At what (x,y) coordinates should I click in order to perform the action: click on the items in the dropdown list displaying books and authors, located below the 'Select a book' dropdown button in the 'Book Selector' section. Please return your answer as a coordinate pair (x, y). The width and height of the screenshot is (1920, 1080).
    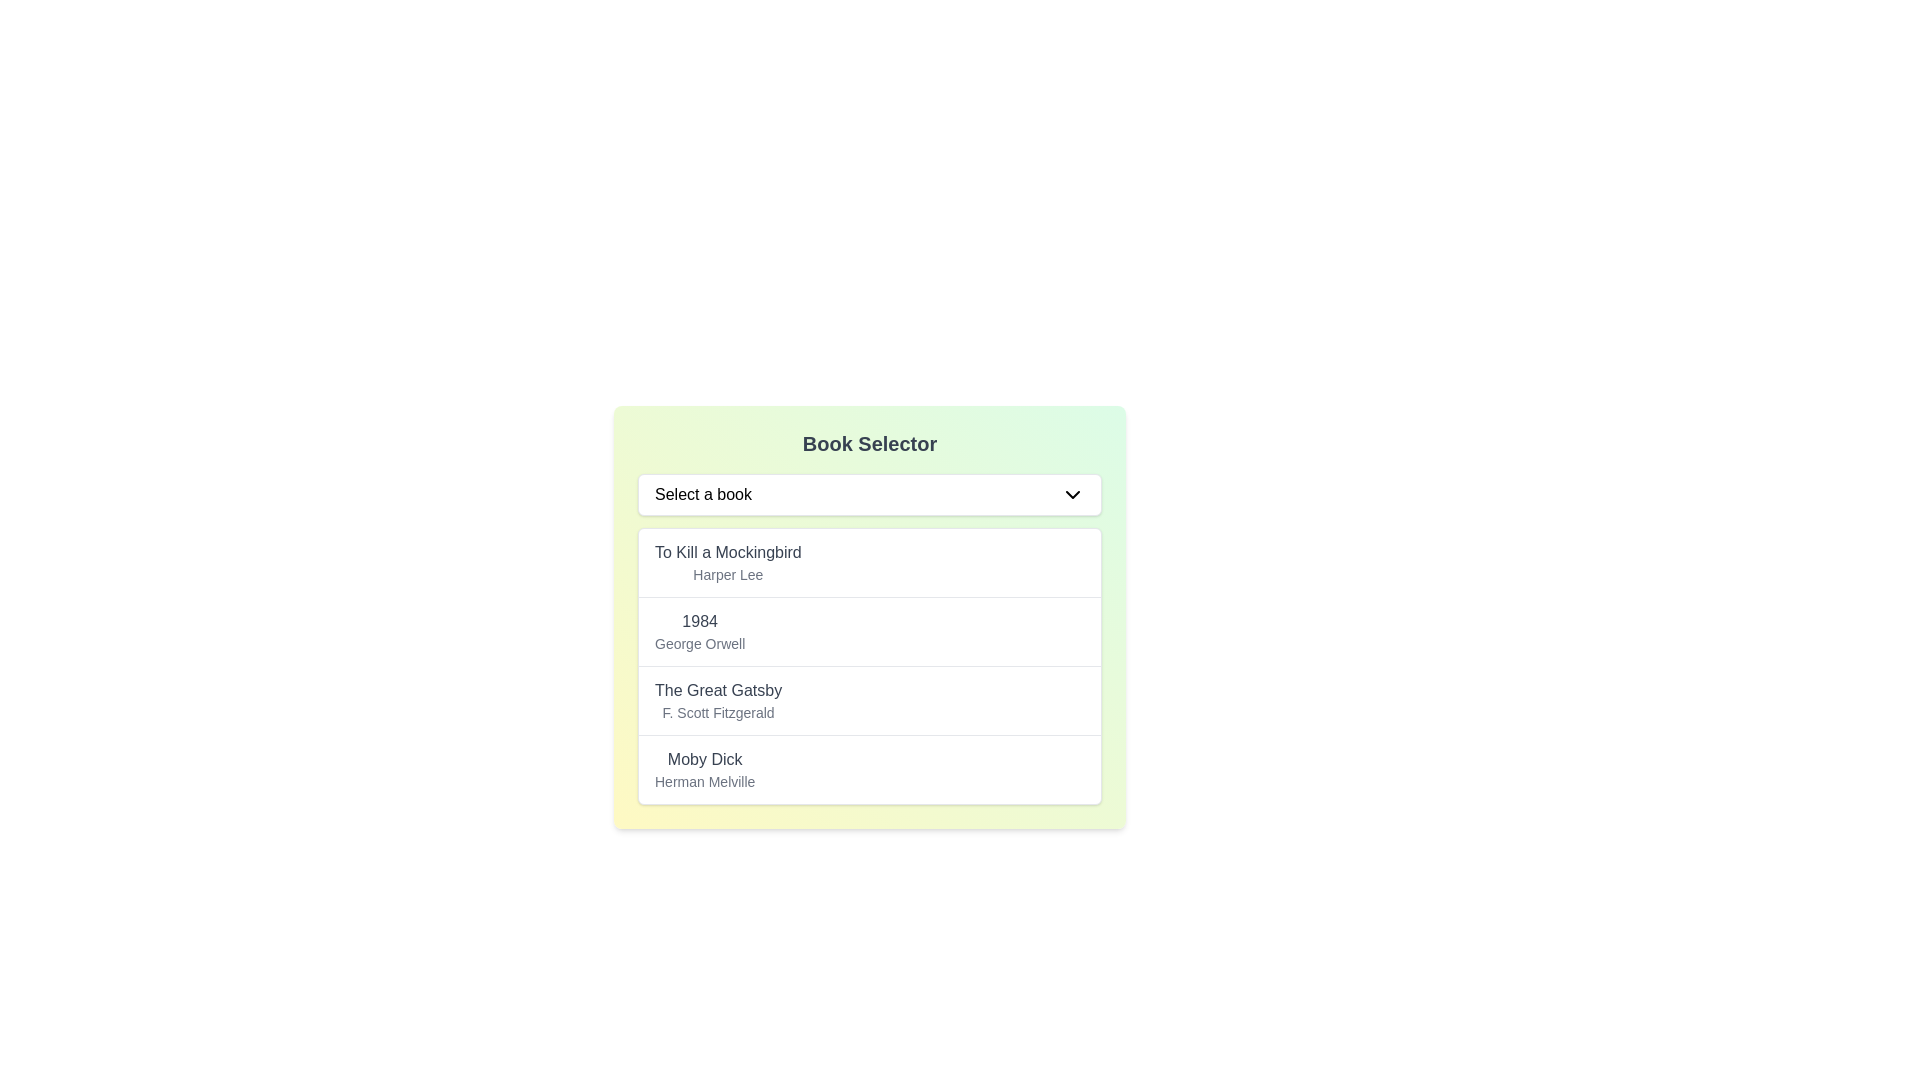
    Looking at the image, I should click on (869, 666).